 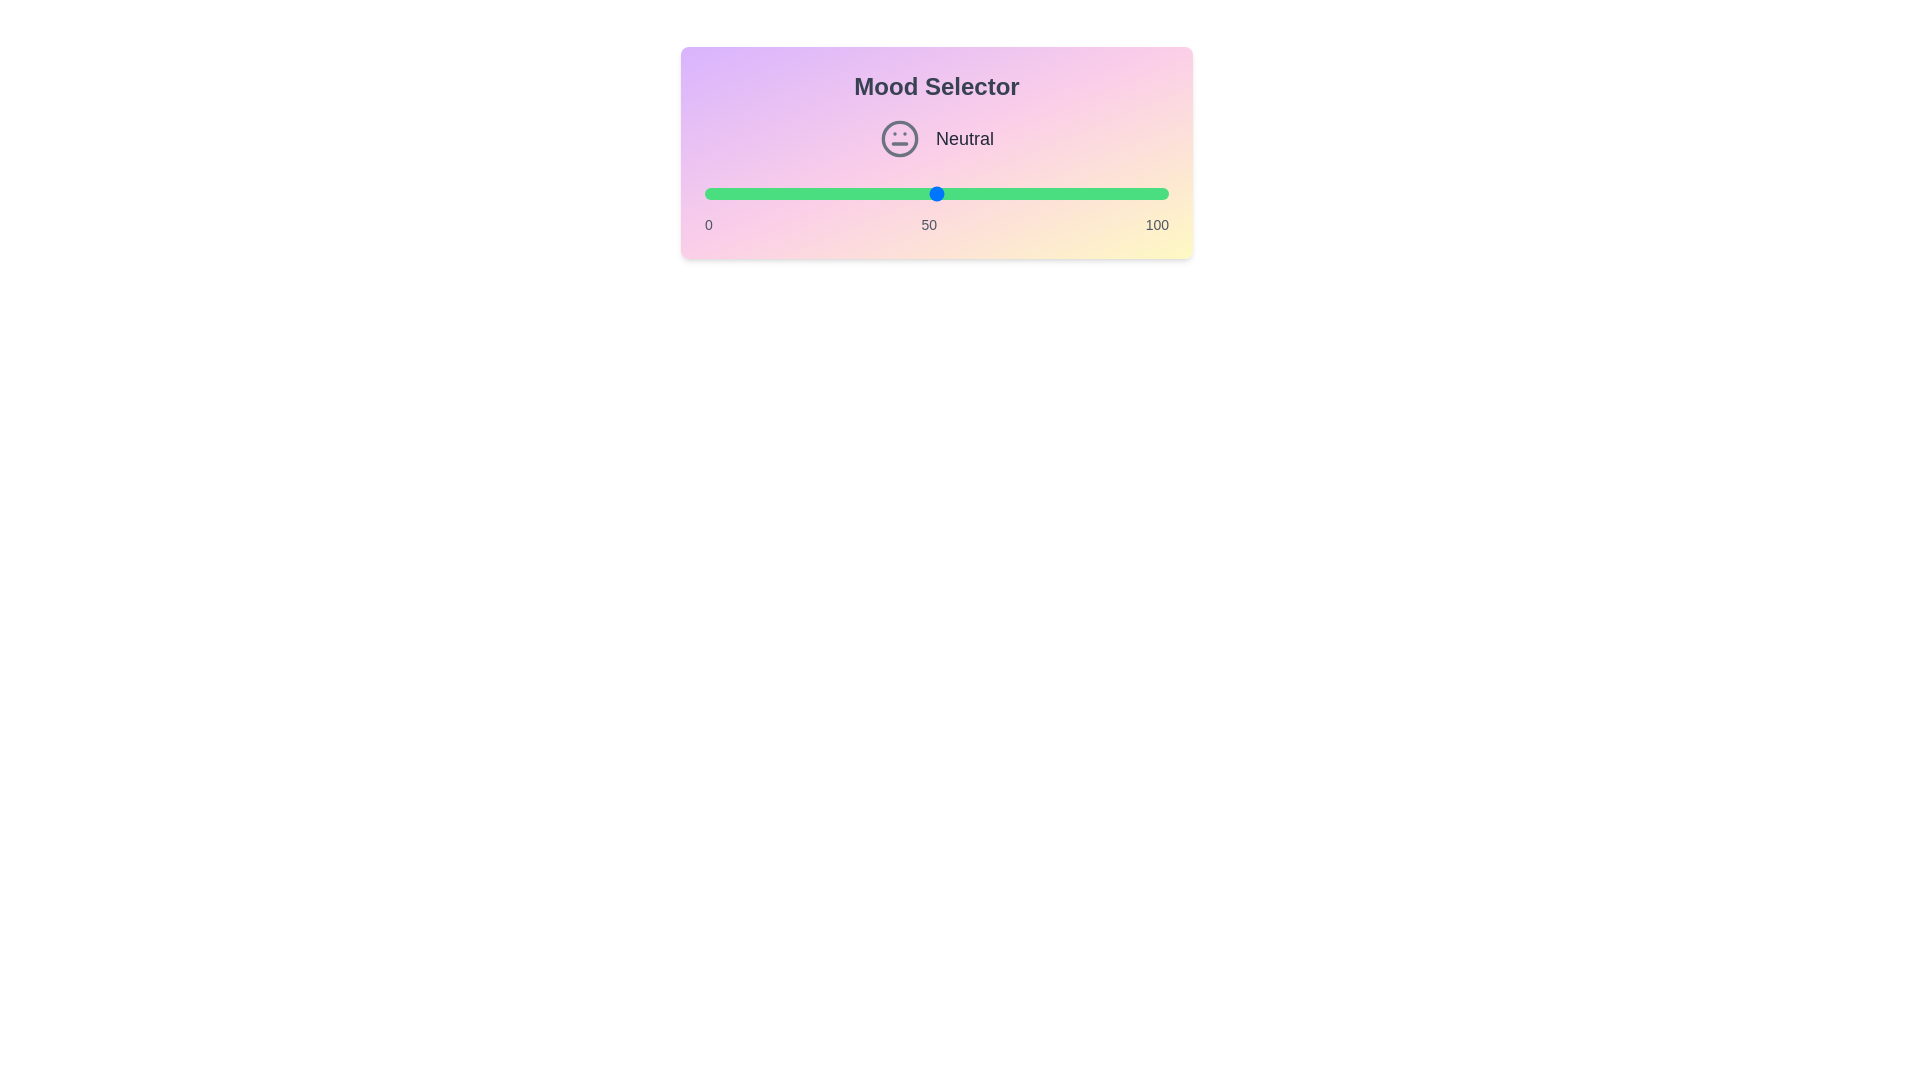 I want to click on the mood value to 42 by adjusting the slider, so click(x=898, y=193).